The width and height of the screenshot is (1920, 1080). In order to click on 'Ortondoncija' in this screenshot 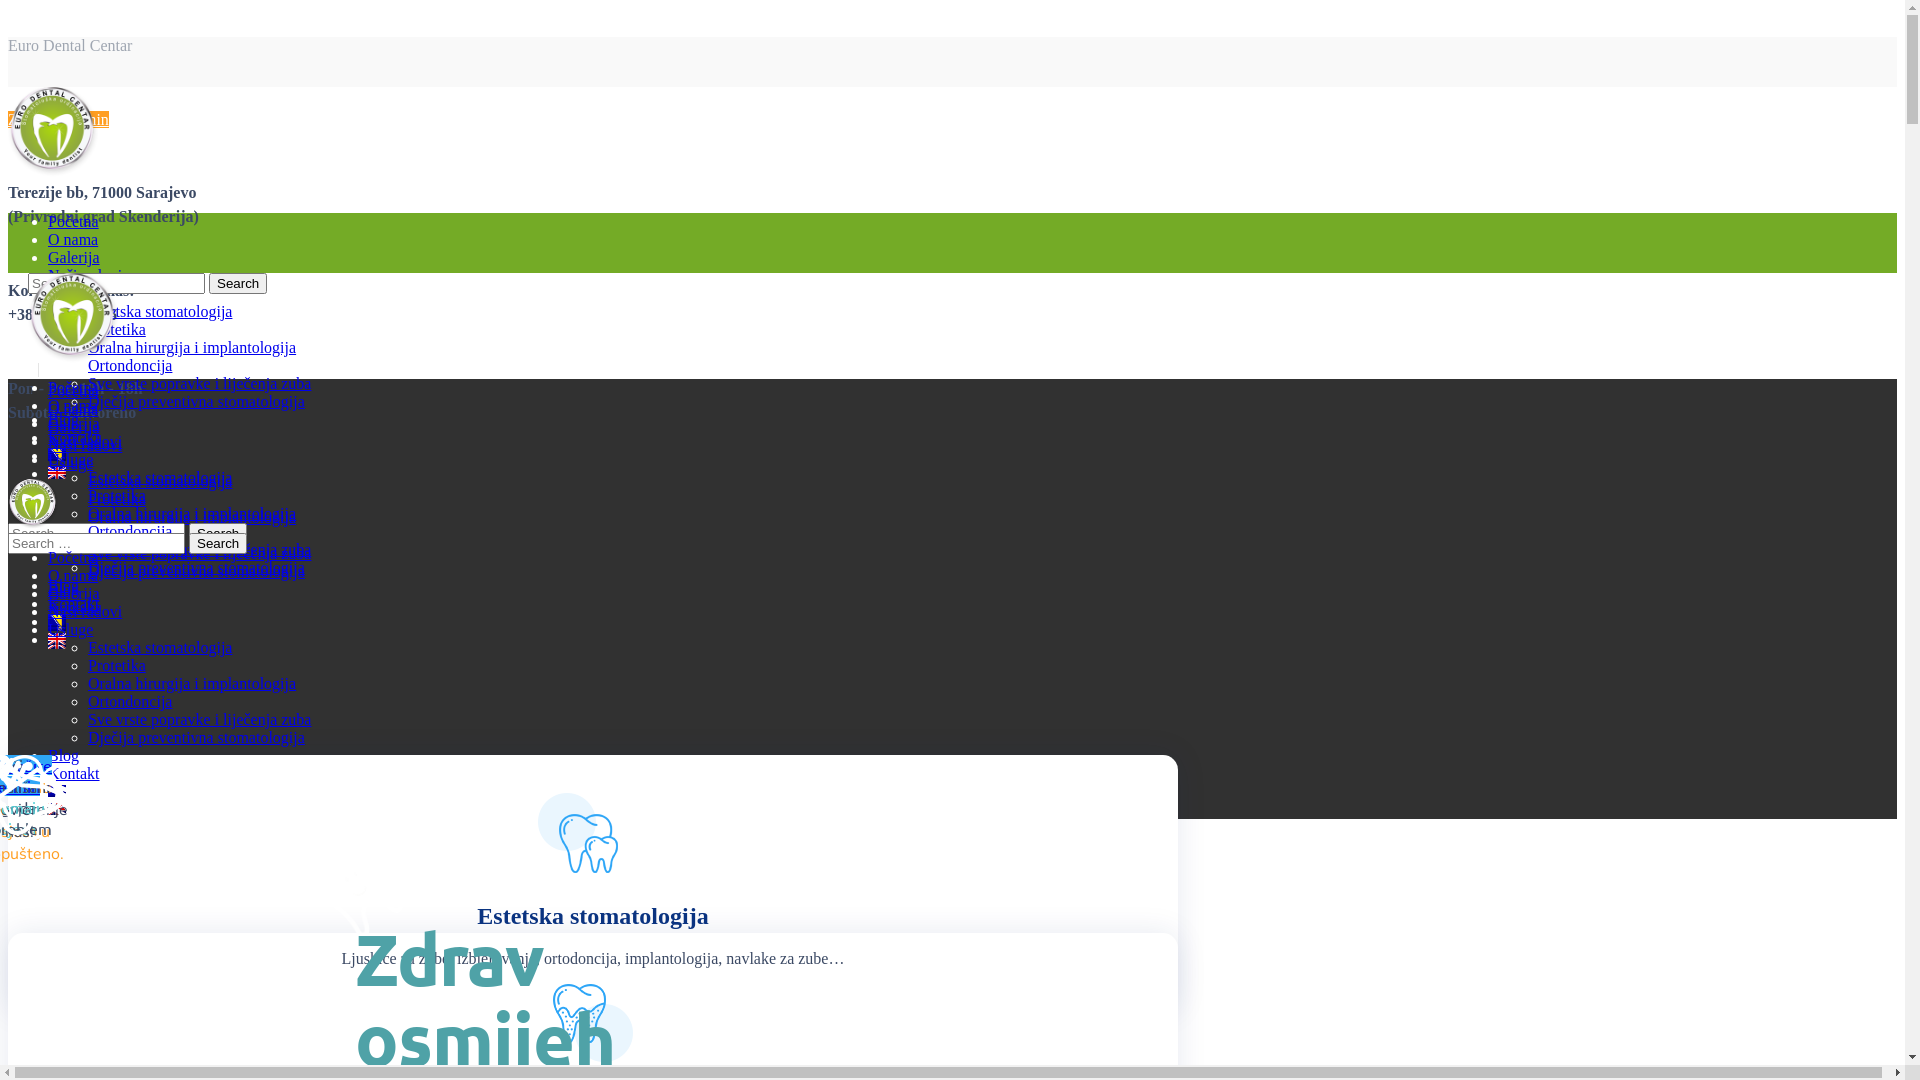, I will do `click(128, 534)`.